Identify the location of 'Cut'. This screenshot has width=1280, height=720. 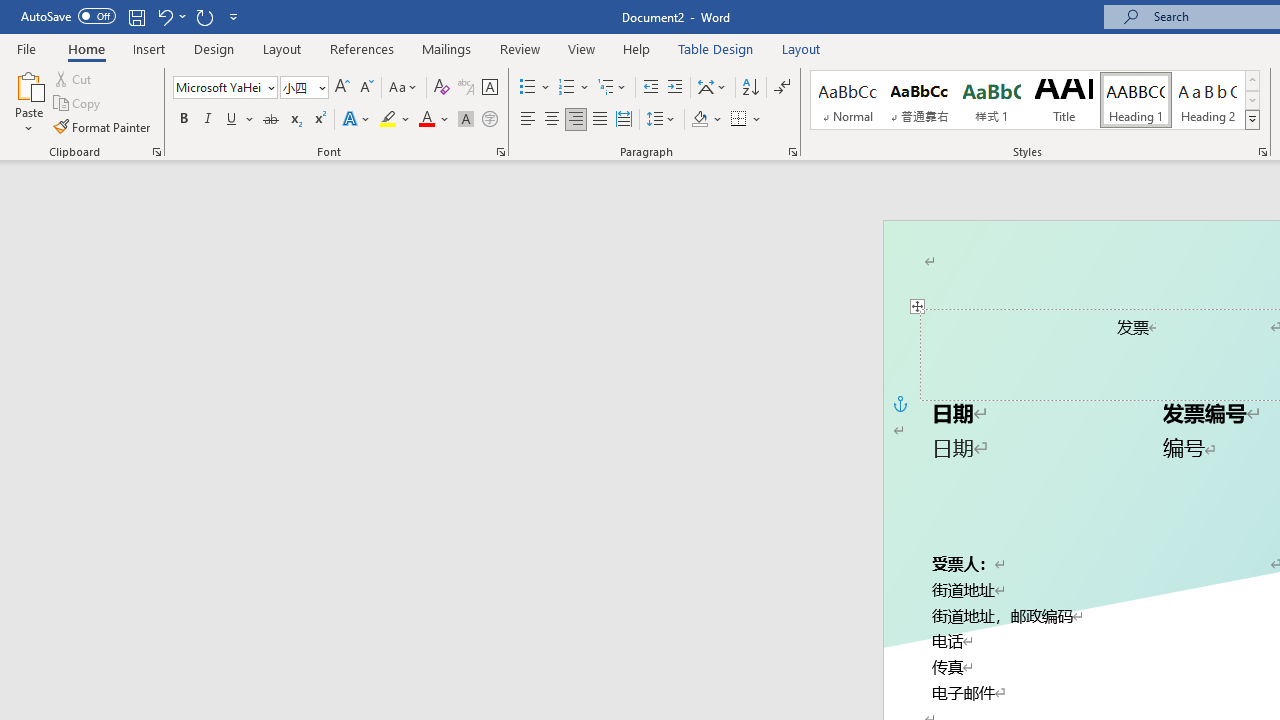
(74, 78).